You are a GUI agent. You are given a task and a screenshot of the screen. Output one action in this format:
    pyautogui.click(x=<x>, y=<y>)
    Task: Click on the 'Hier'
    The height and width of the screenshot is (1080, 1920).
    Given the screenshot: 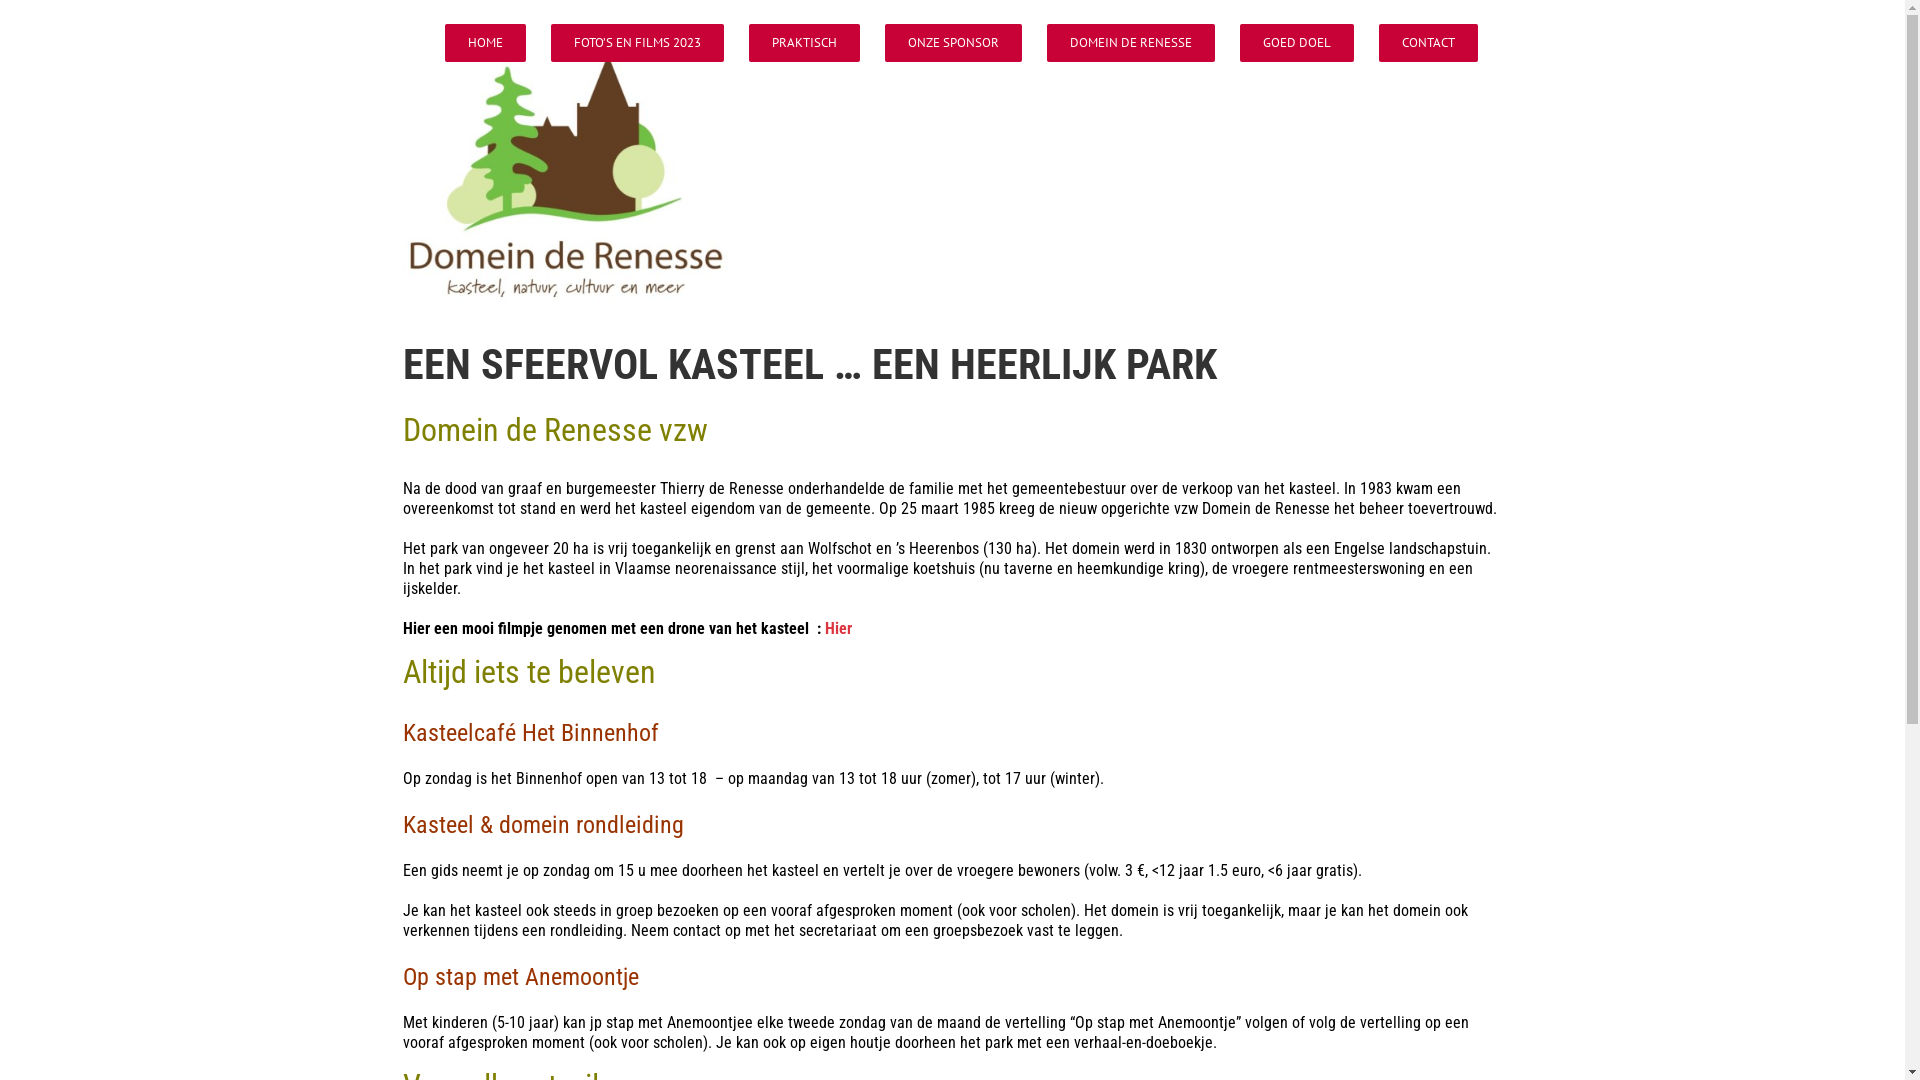 What is the action you would take?
    pyautogui.click(x=824, y=627)
    